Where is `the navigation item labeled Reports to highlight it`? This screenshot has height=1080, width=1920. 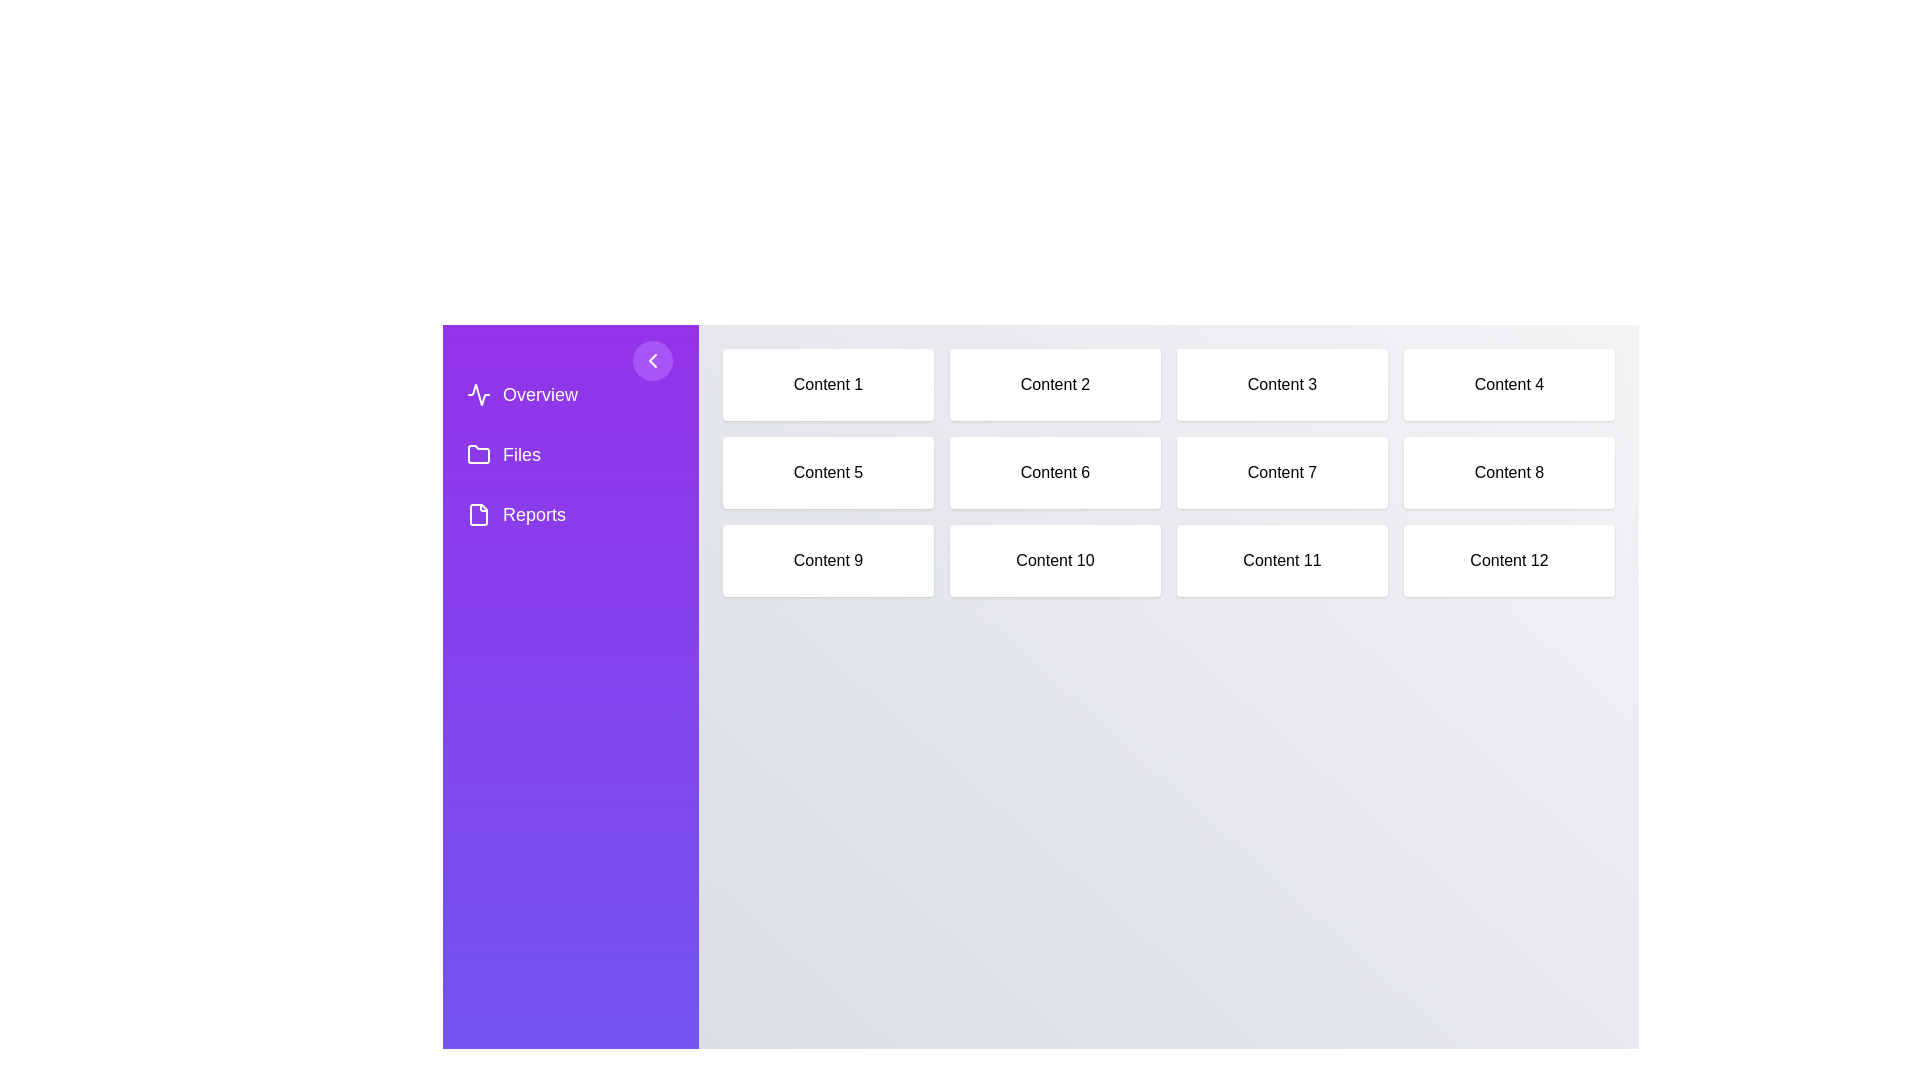 the navigation item labeled Reports to highlight it is located at coordinates (570, 514).